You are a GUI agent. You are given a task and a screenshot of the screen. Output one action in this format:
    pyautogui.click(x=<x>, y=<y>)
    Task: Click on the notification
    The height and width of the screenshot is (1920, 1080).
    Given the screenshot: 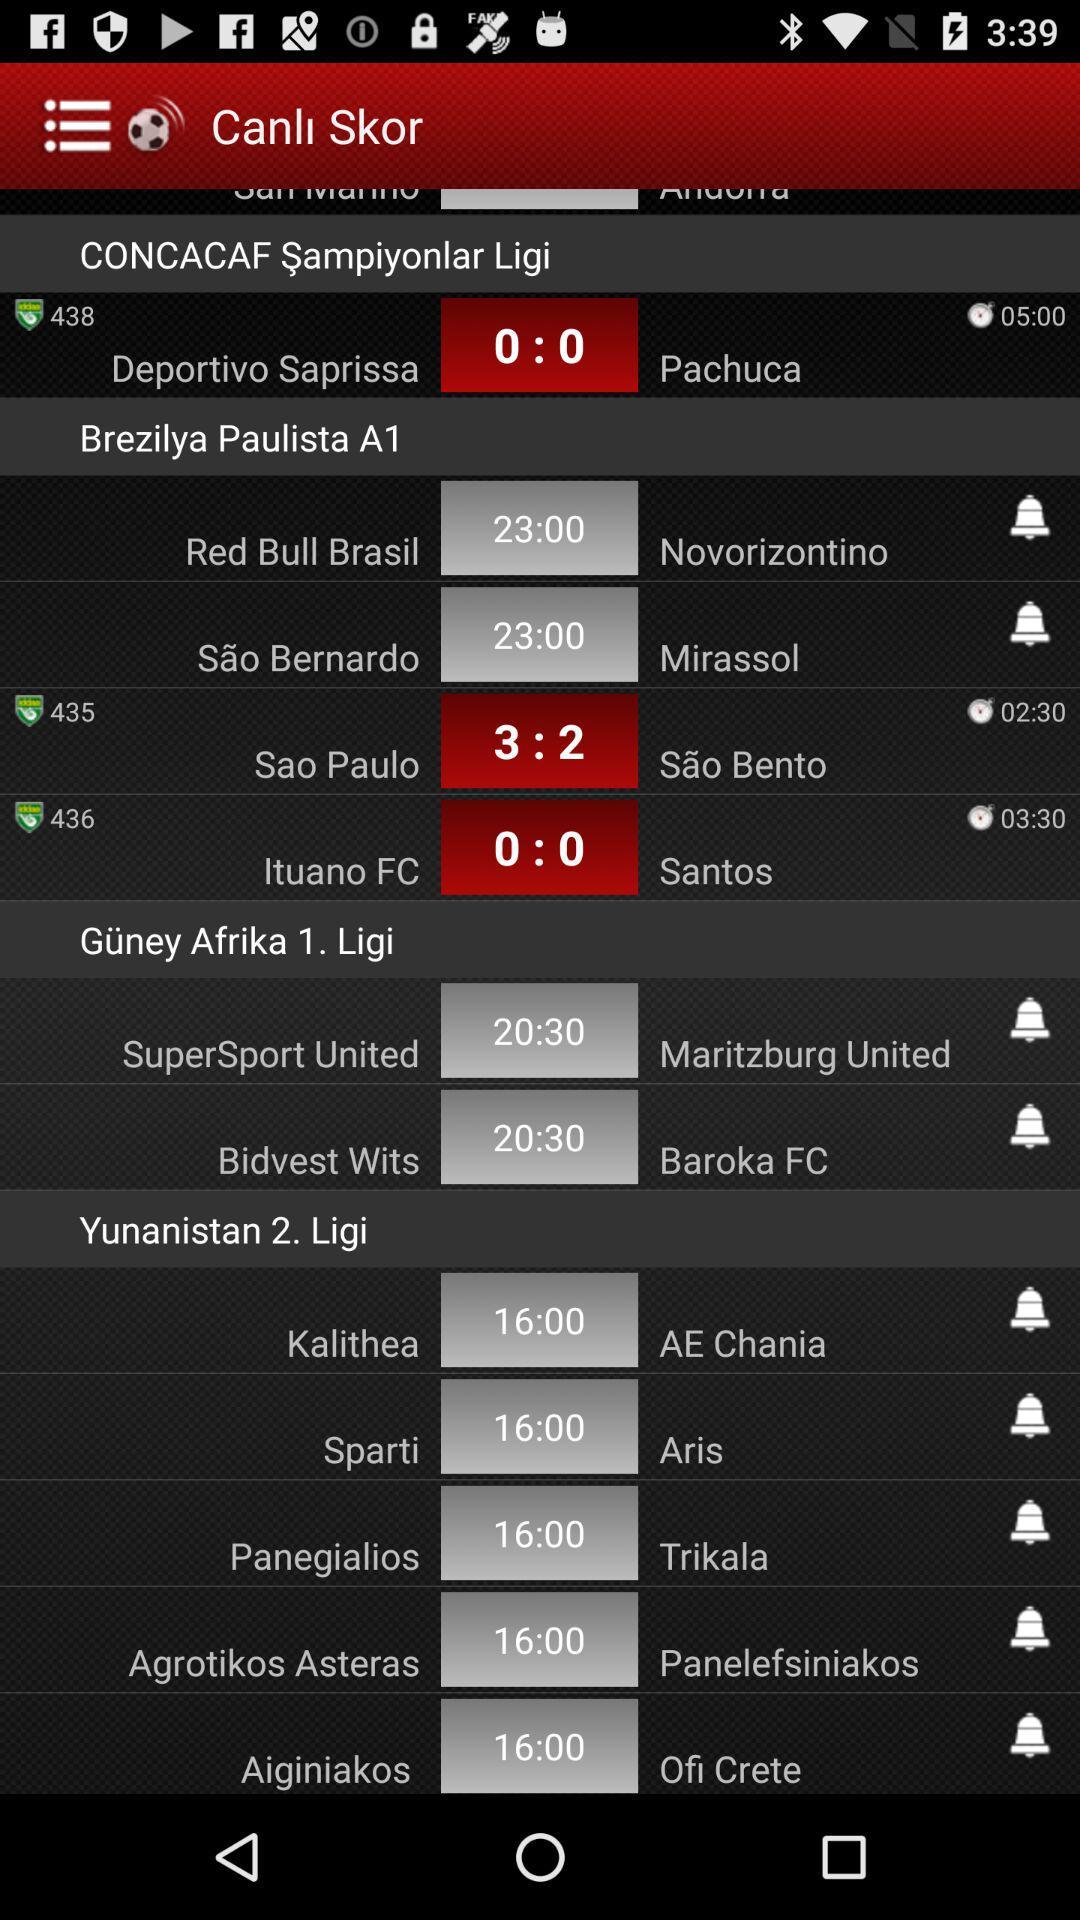 What is the action you would take?
    pyautogui.click(x=1029, y=1126)
    